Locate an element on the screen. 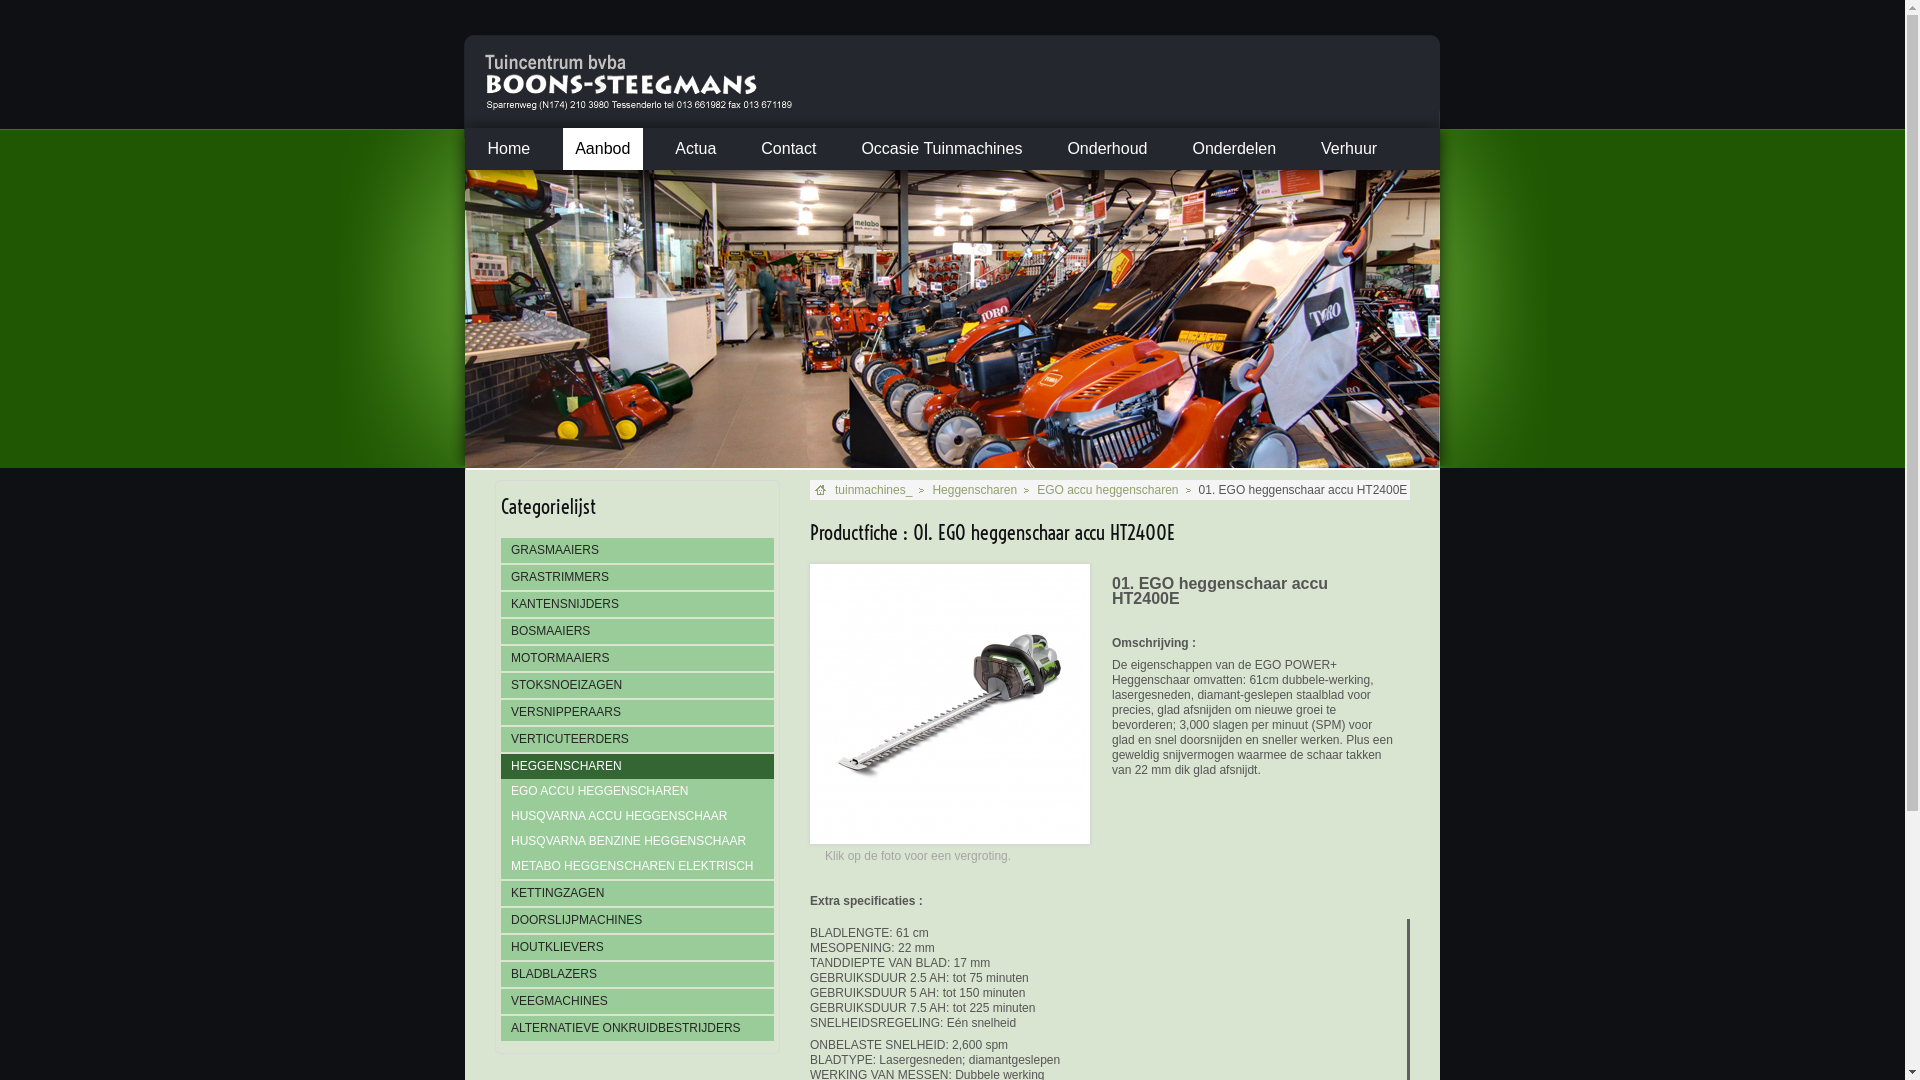  'Onderdelen' is located at coordinates (1180, 148).